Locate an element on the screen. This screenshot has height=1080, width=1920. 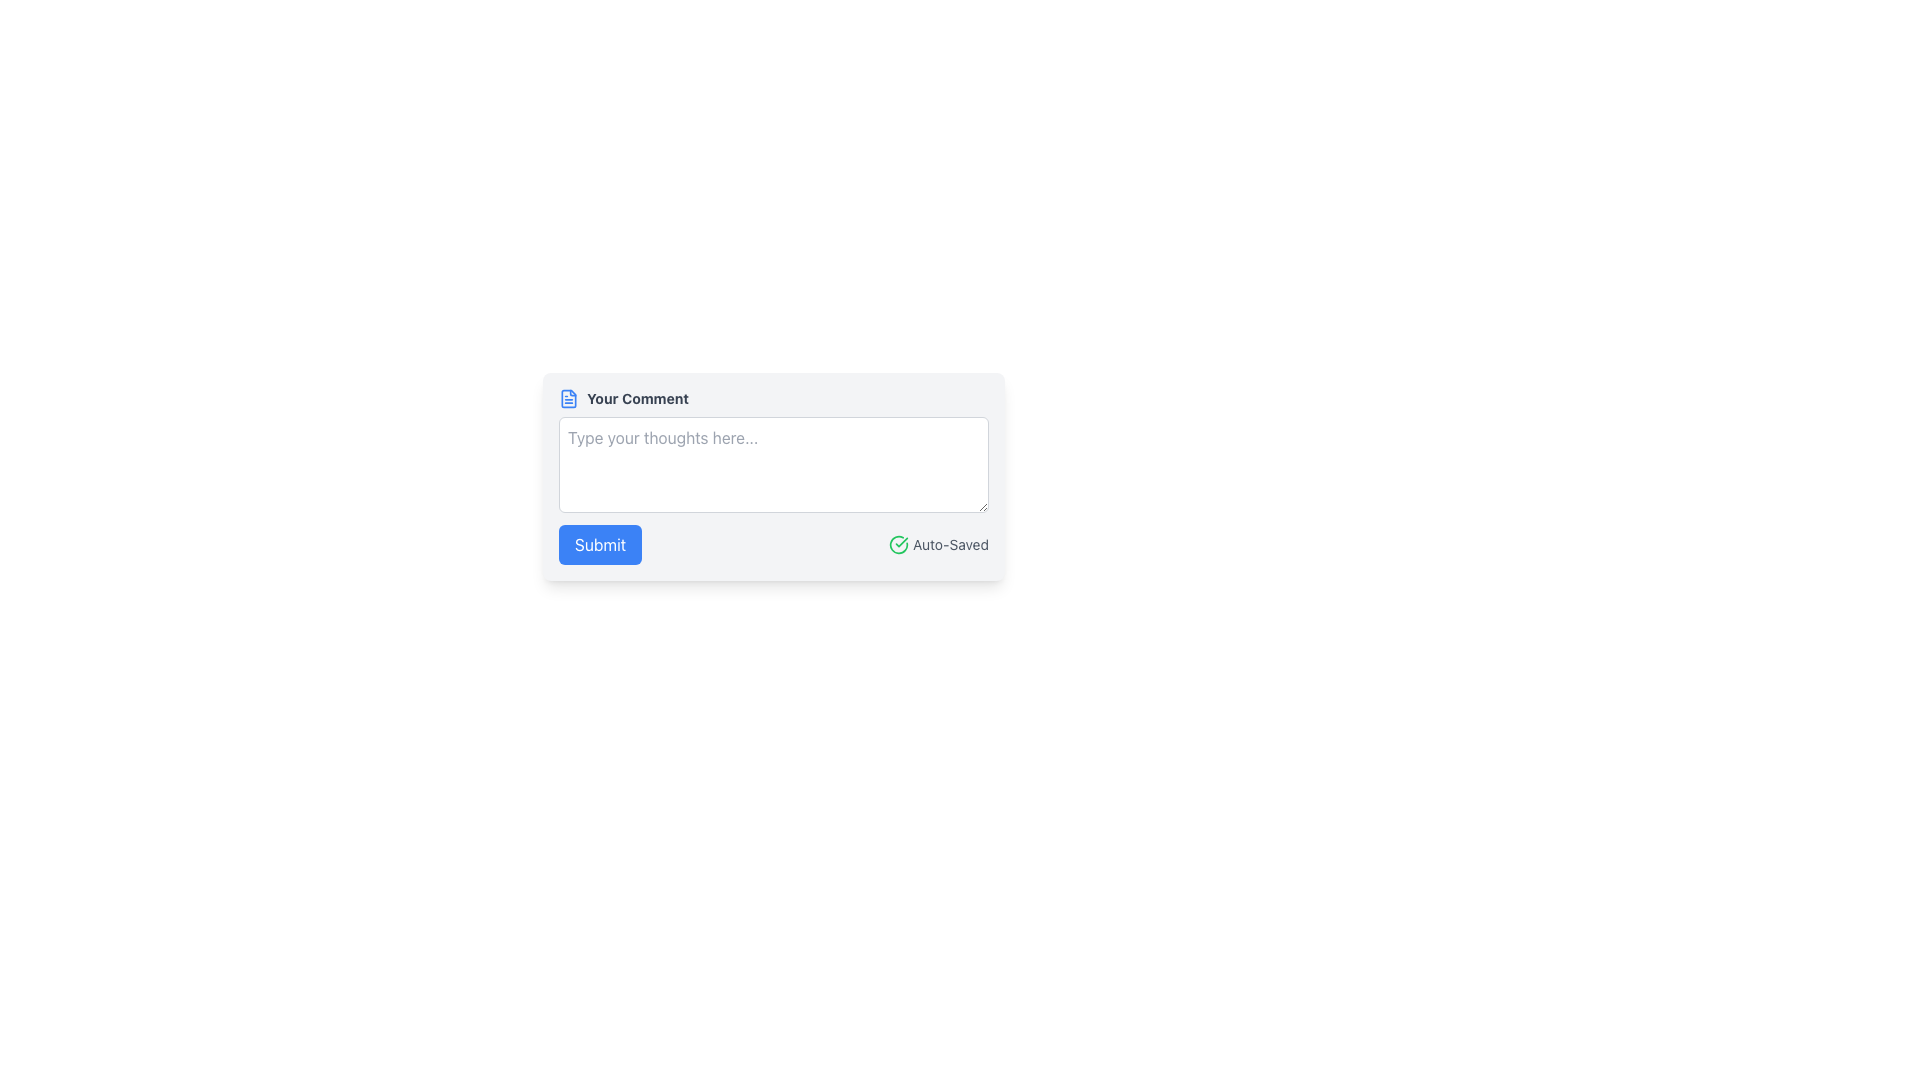
the document icon located to the far left of the 'Your Comment' label, which serves as an informational or decorative icon in the comment section is located at coordinates (568, 398).